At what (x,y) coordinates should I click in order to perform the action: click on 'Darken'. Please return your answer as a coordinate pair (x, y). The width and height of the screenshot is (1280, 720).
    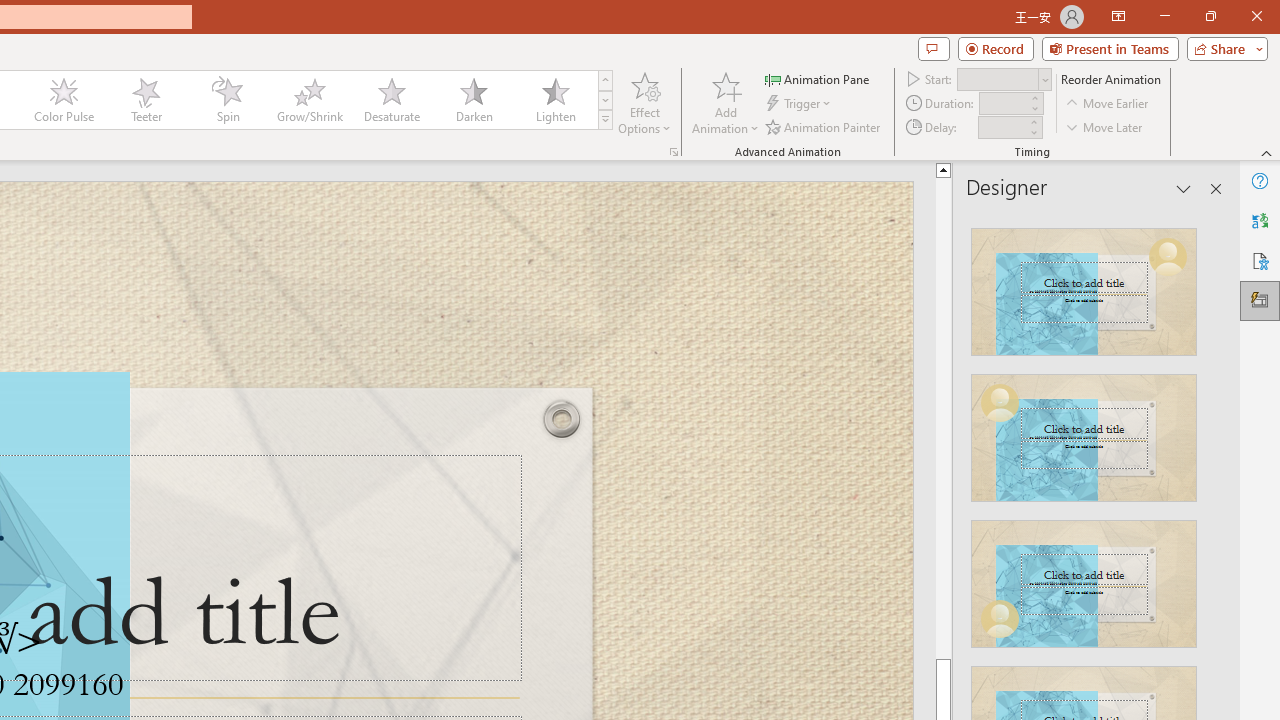
    Looking at the image, I should click on (472, 100).